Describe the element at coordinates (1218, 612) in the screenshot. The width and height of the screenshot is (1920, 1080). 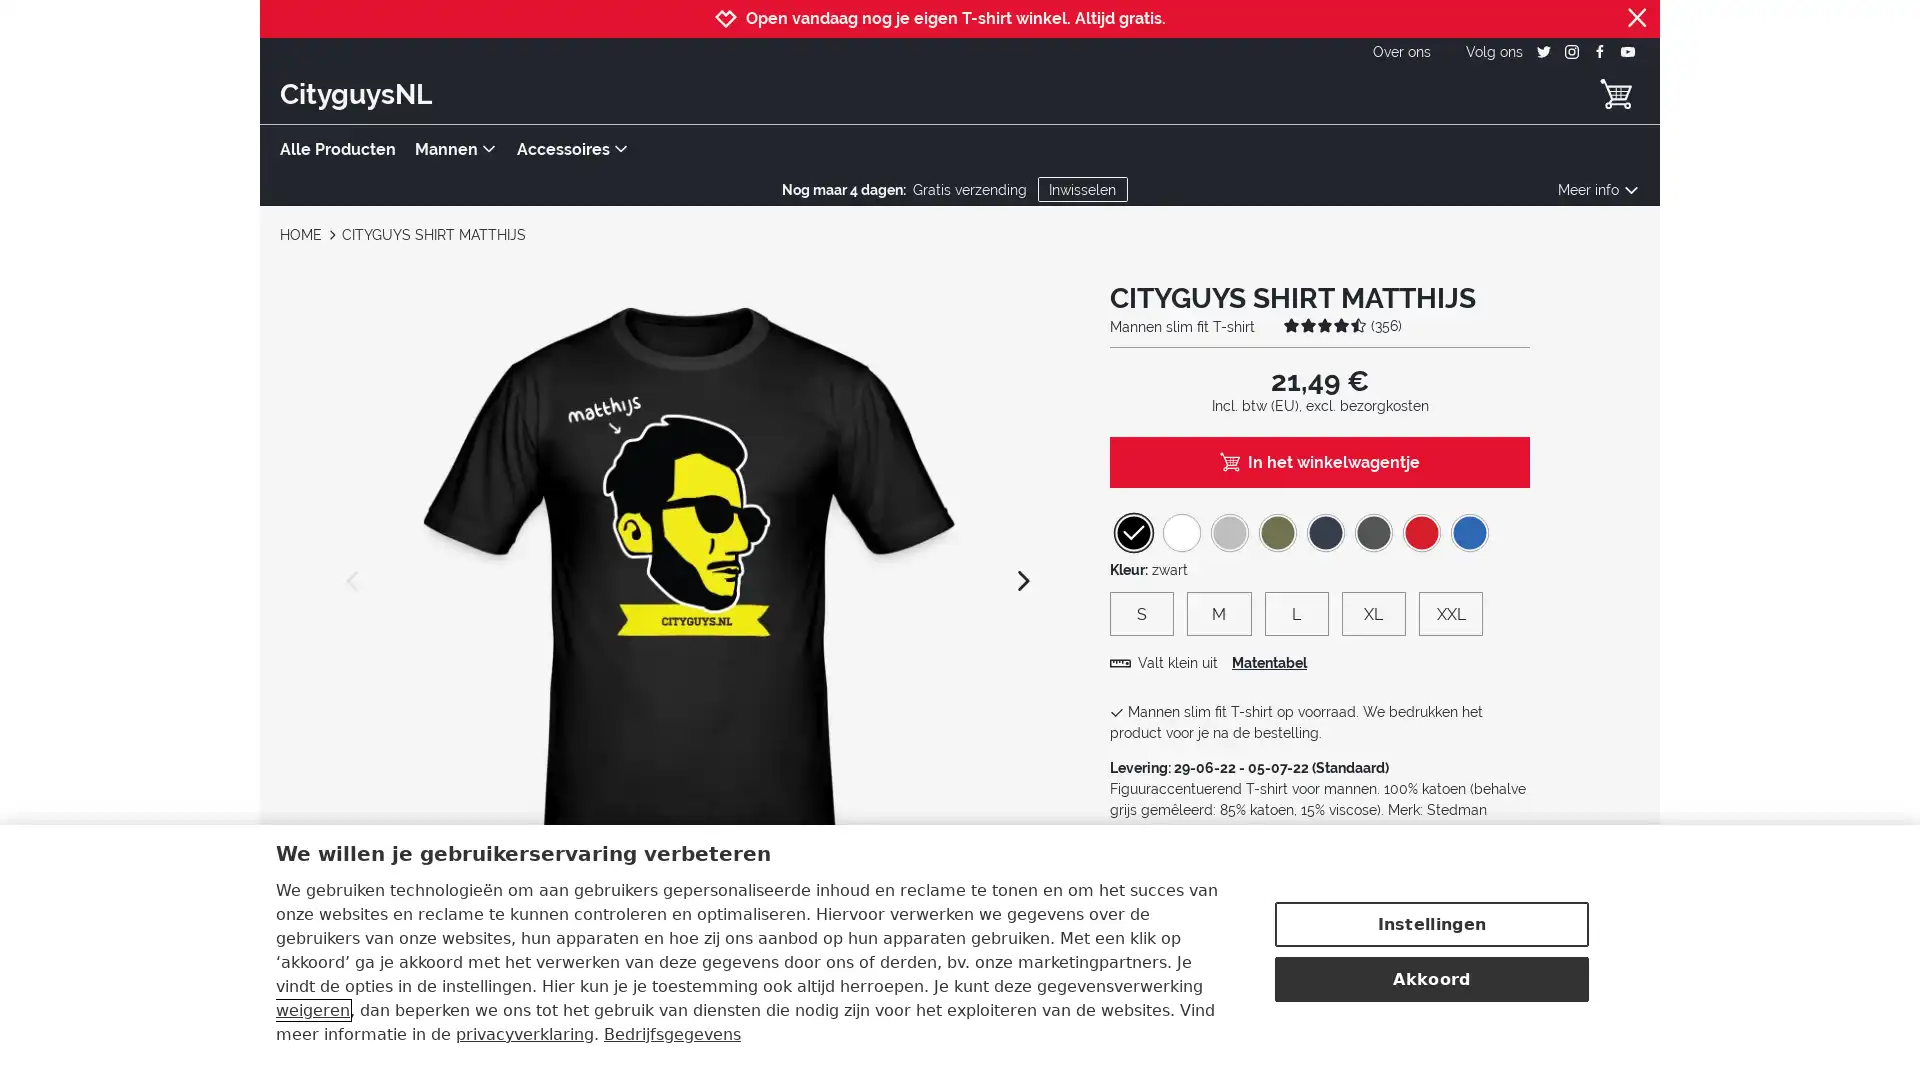
I see `M` at that location.